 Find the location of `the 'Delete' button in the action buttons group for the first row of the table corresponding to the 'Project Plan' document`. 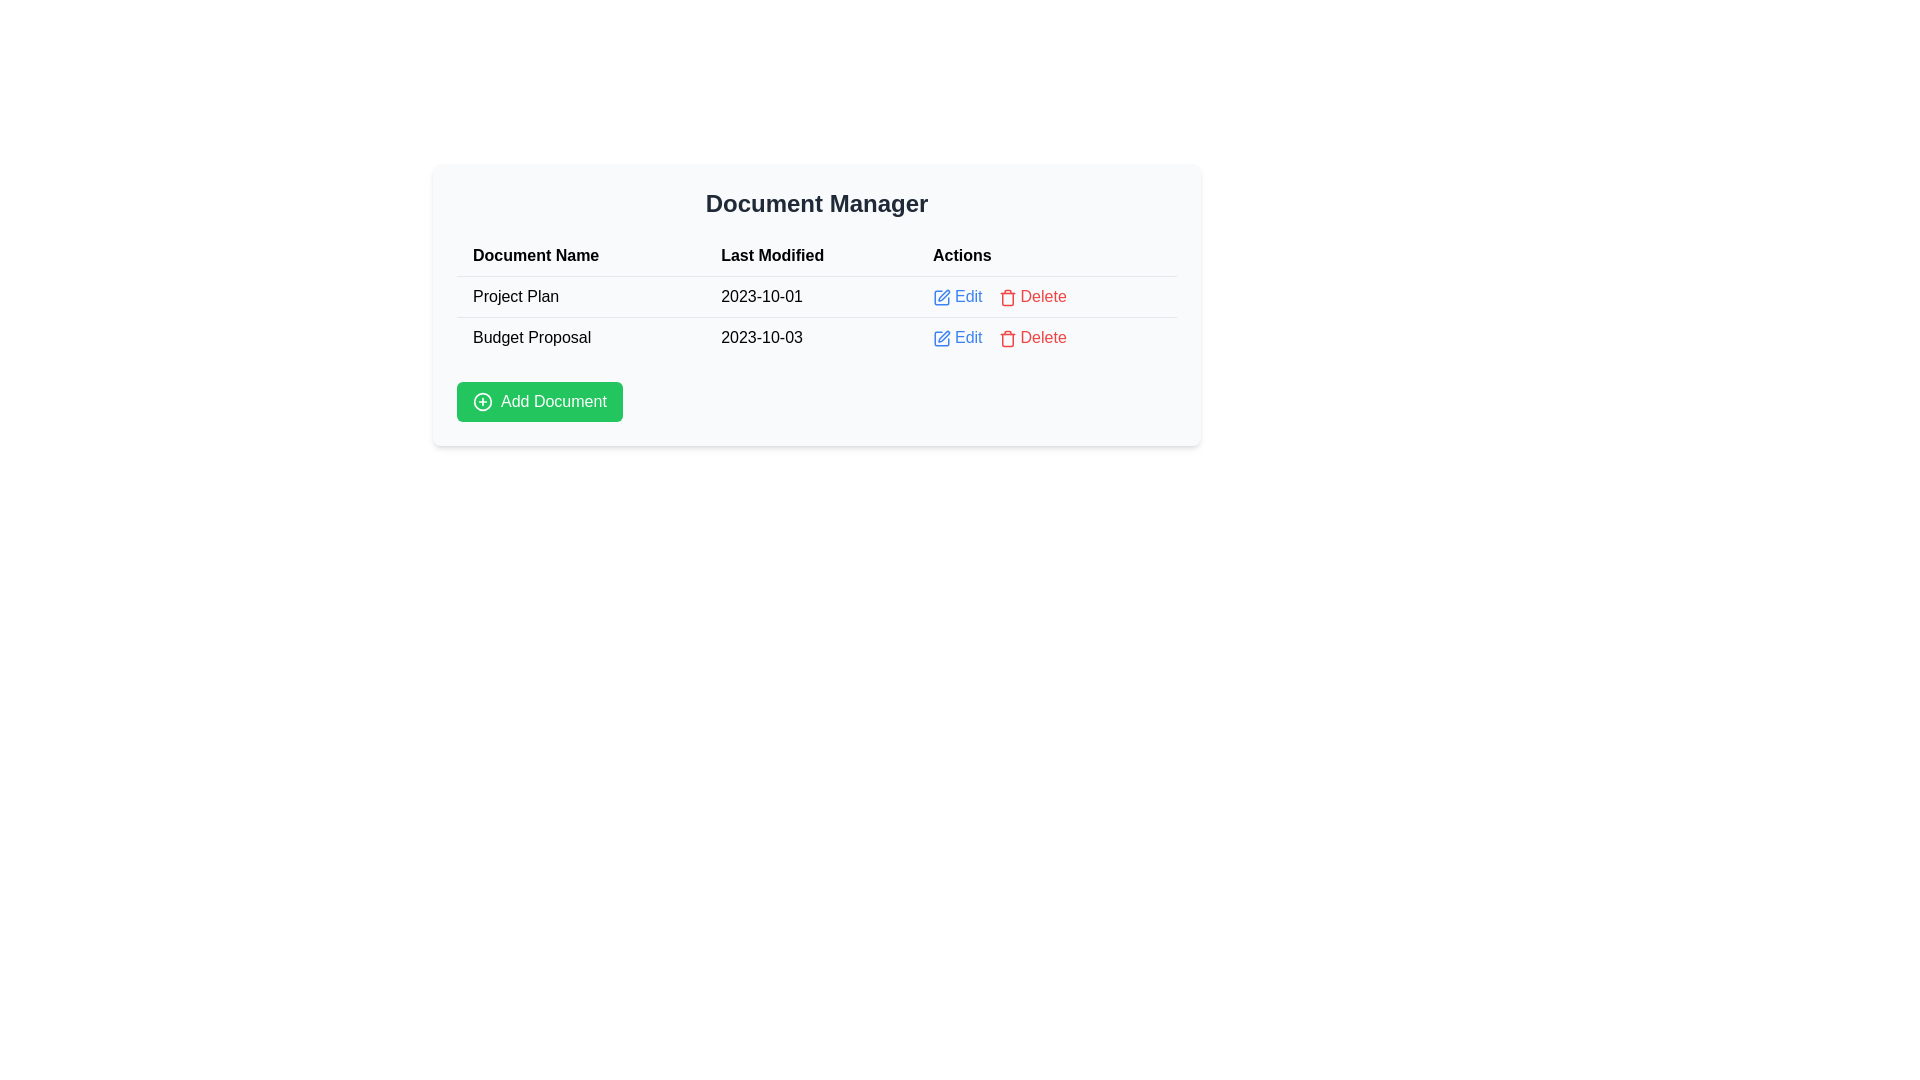

the 'Delete' button in the action buttons group for the first row of the table corresponding to the 'Project Plan' document is located at coordinates (1045, 297).